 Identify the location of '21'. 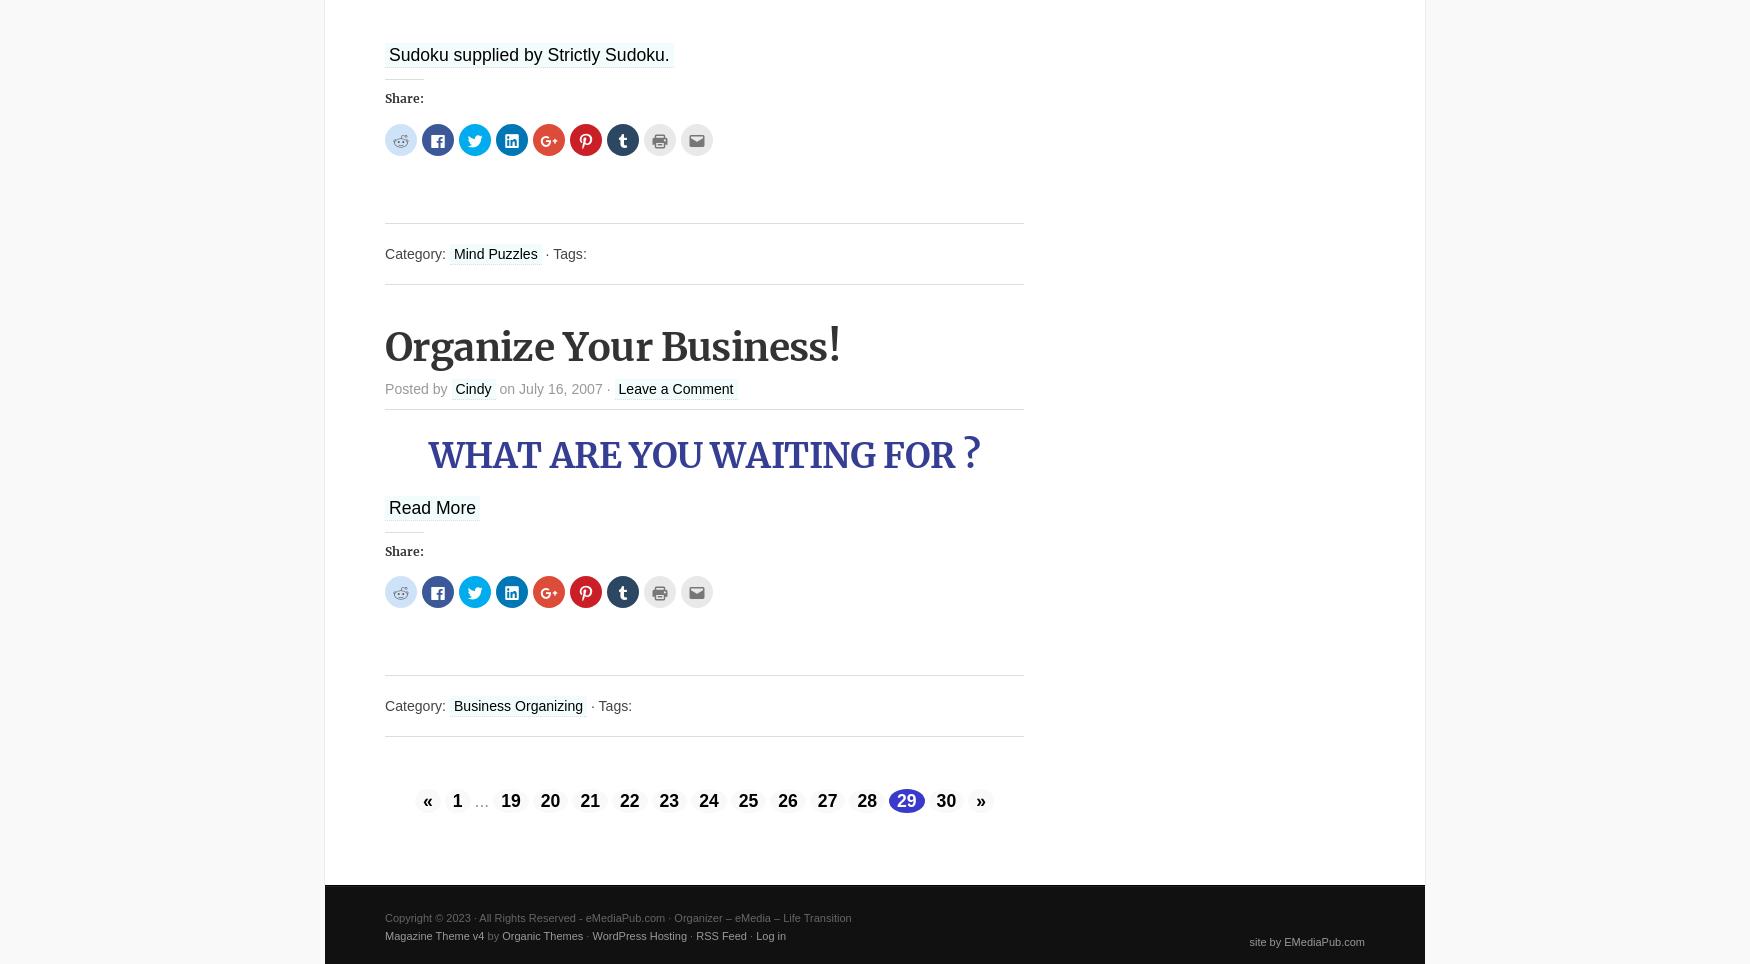
(589, 800).